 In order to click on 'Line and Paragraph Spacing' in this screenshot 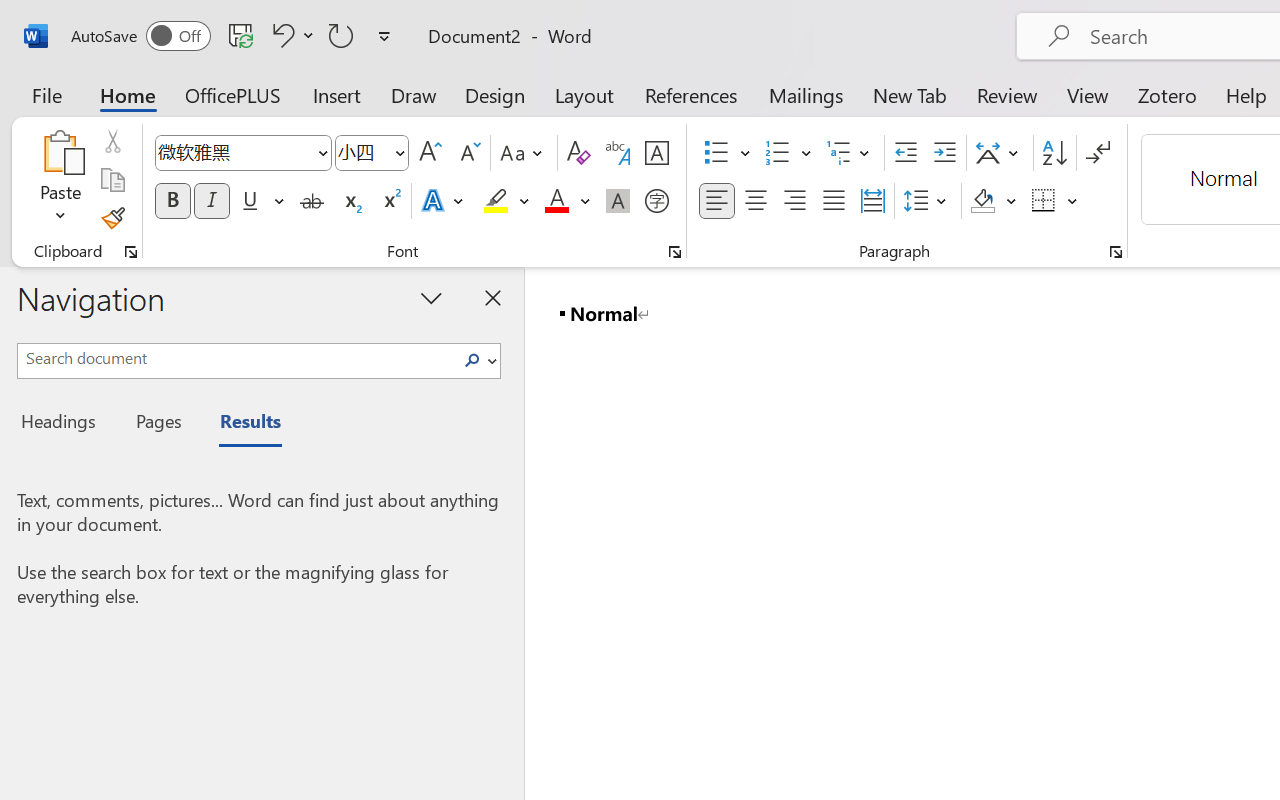, I will do `click(927, 201)`.